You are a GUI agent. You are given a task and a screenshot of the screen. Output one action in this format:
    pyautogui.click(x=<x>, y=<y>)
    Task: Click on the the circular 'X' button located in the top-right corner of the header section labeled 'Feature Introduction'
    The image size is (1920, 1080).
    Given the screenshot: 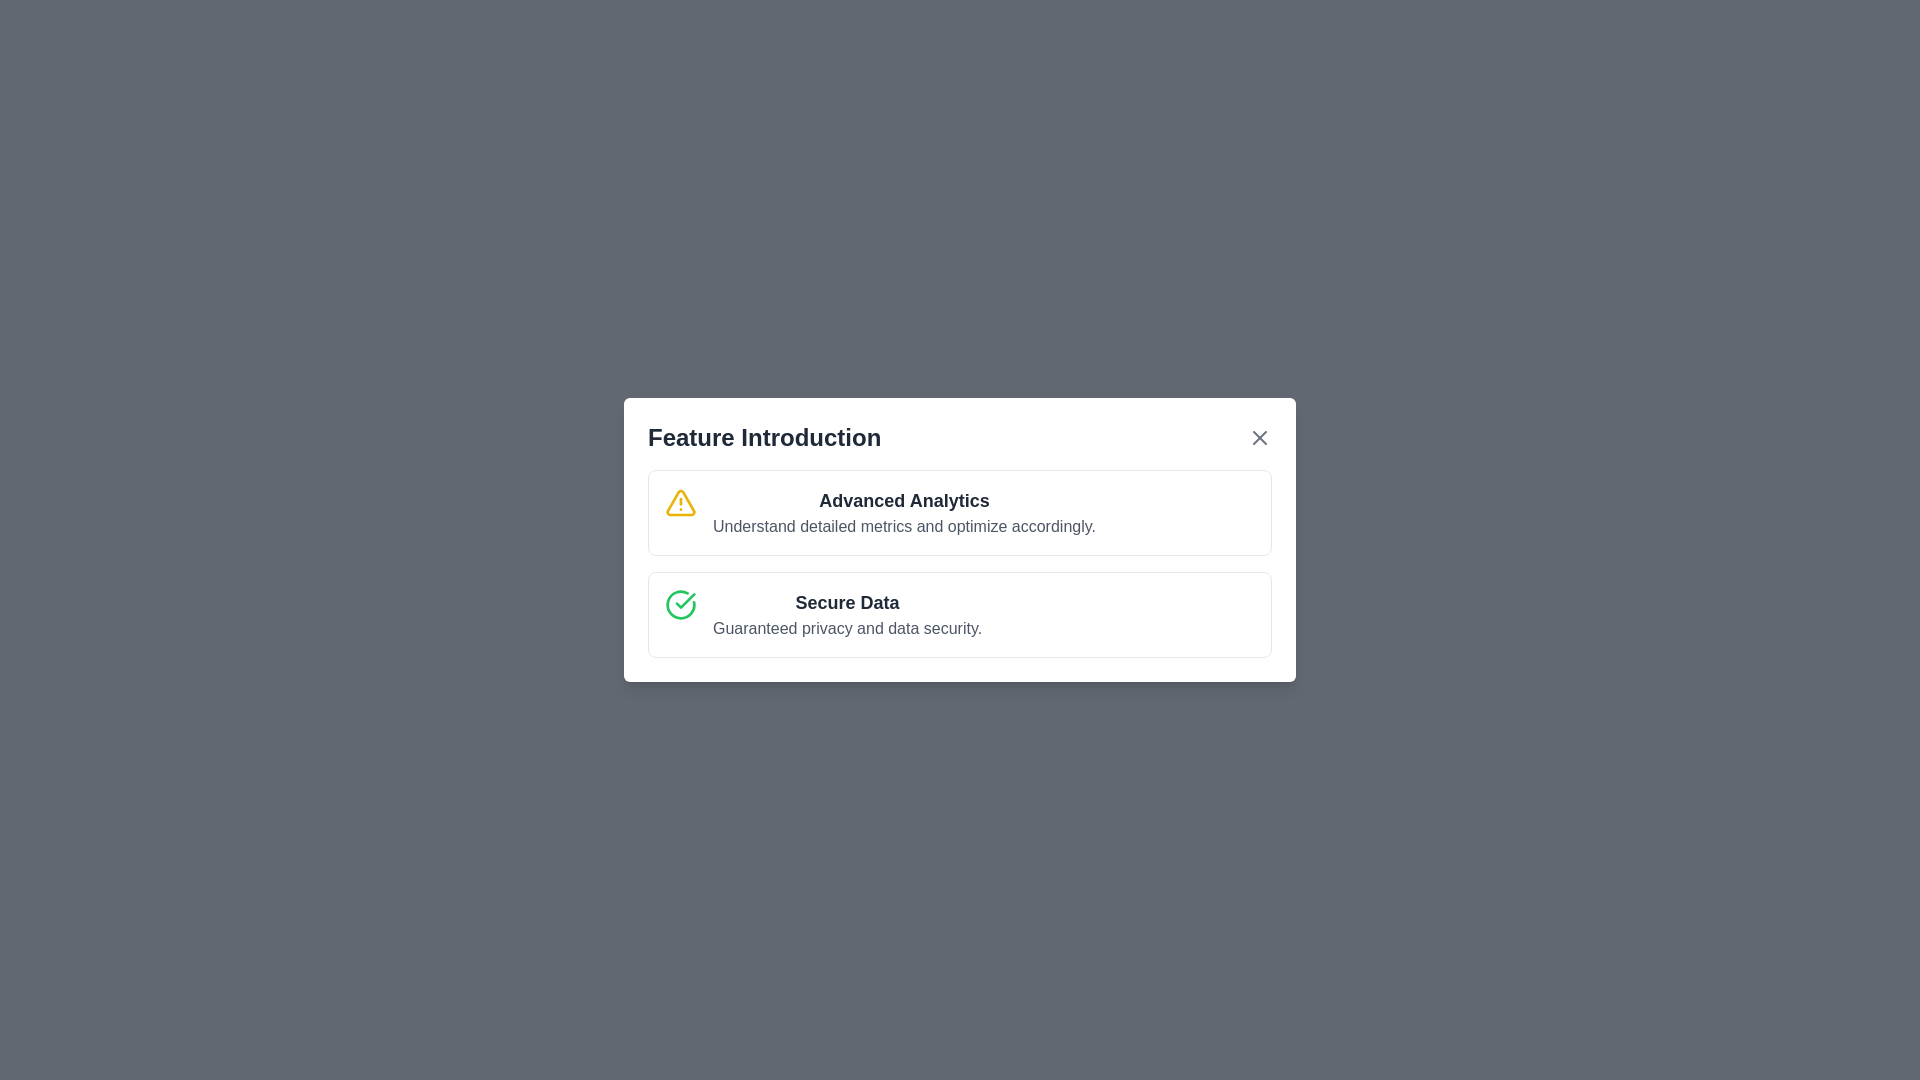 What is the action you would take?
    pyautogui.click(x=1258, y=437)
    